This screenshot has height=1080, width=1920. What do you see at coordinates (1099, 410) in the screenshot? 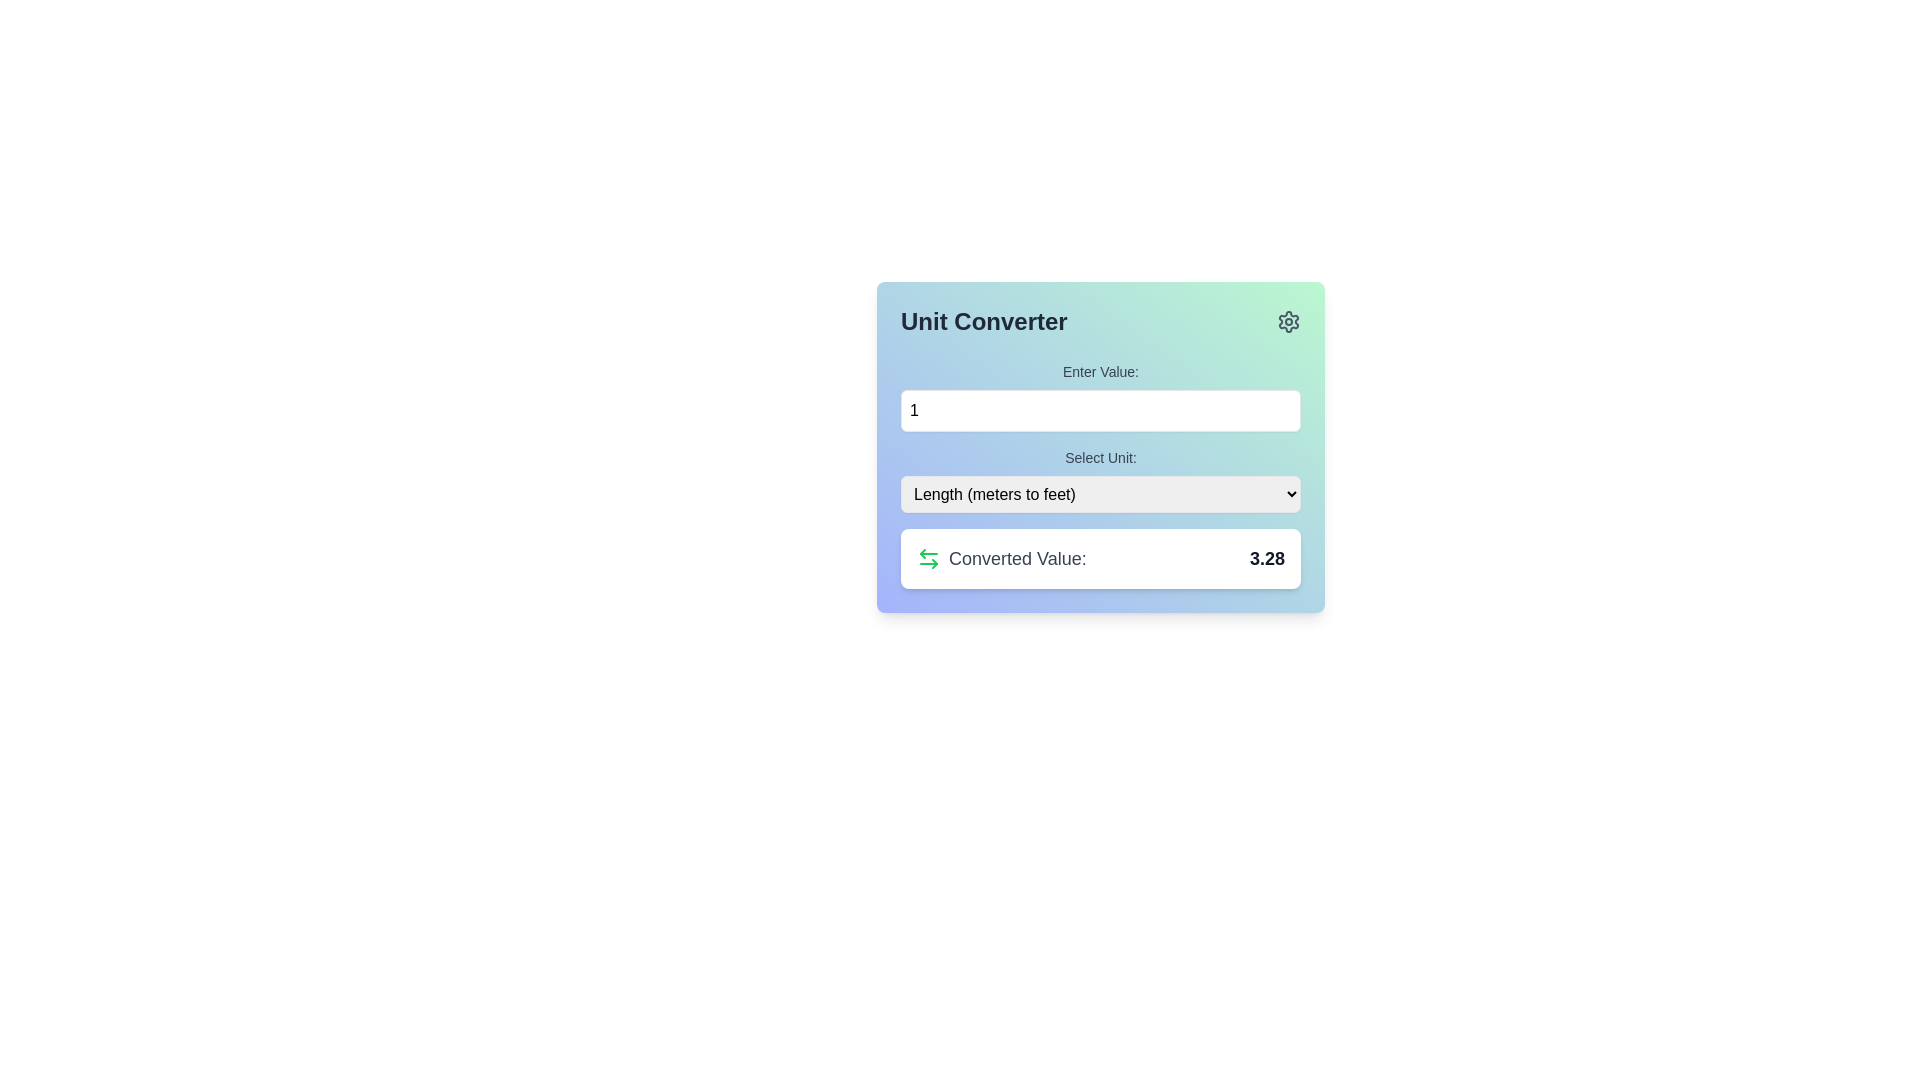
I see `the arrow keys` at bounding box center [1099, 410].